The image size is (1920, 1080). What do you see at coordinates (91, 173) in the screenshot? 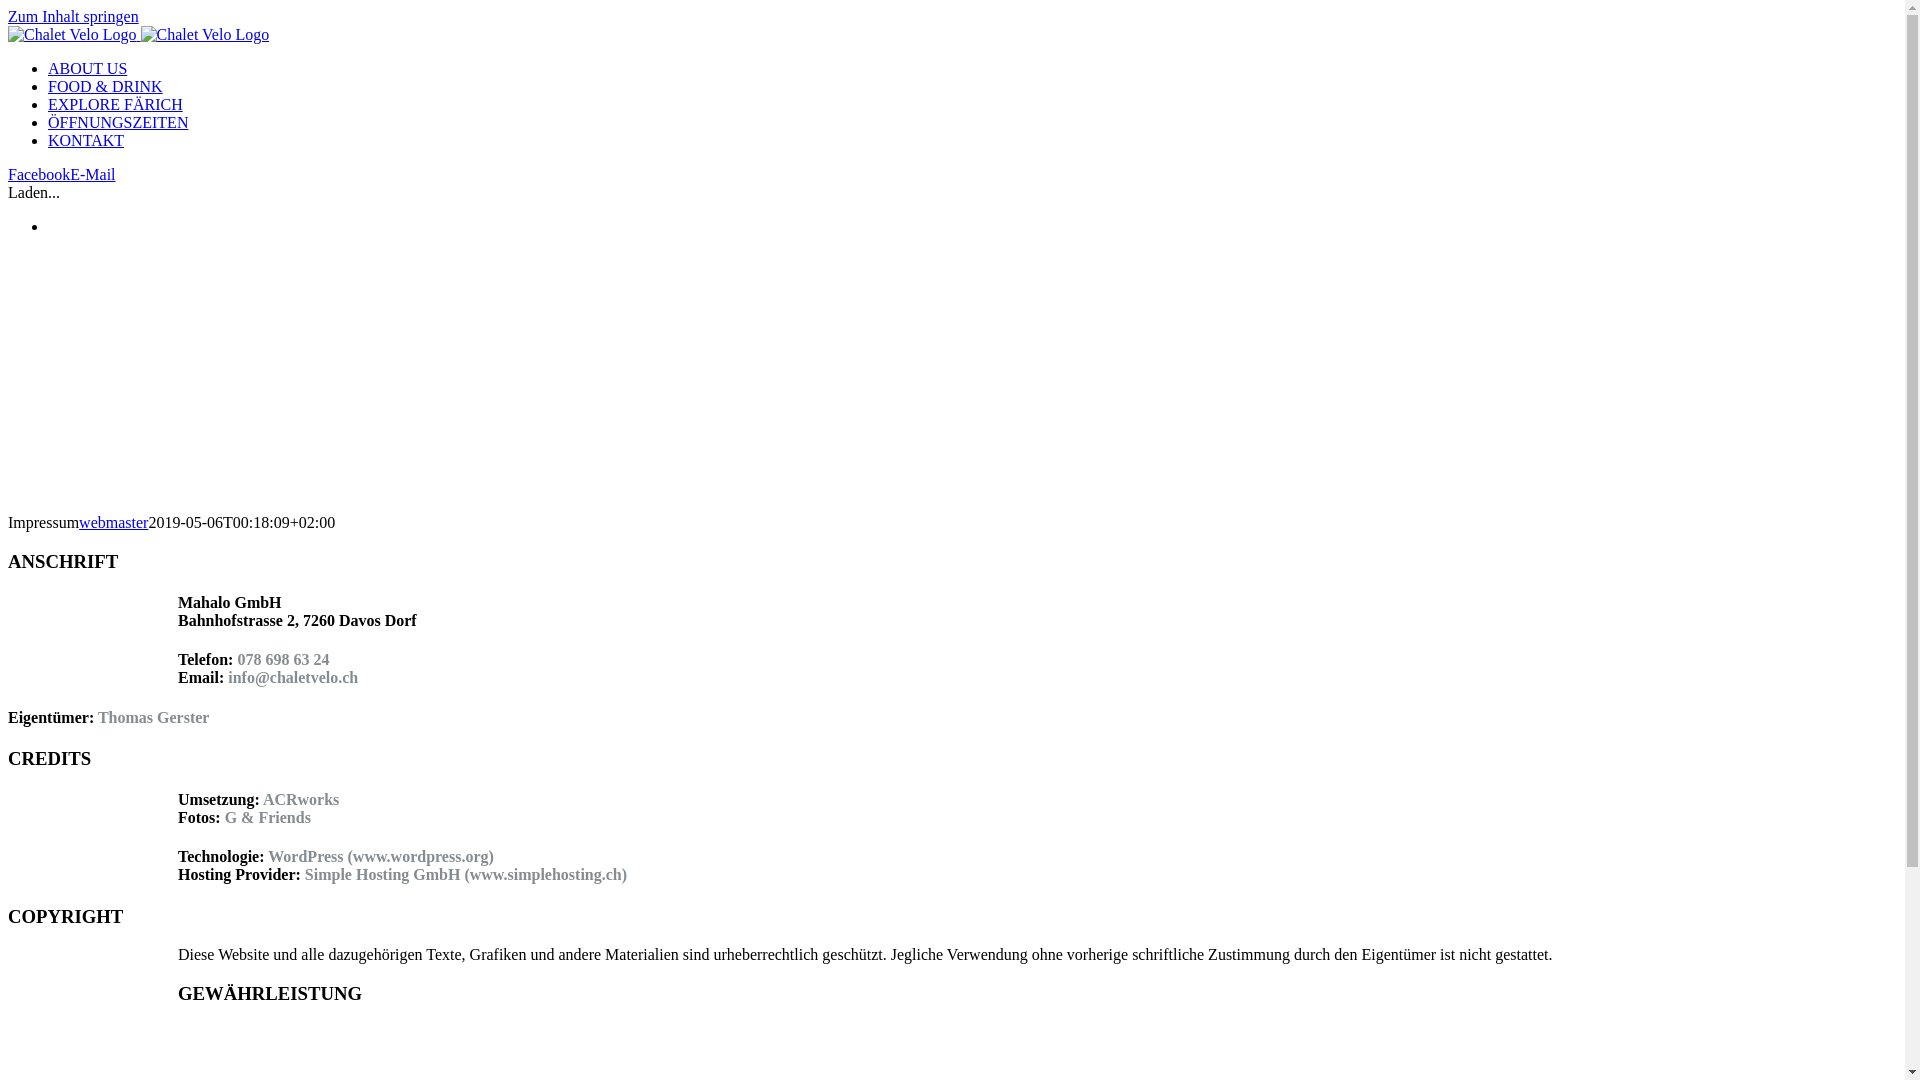
I see `'E-Mail'` at bounding box center [91, 173].